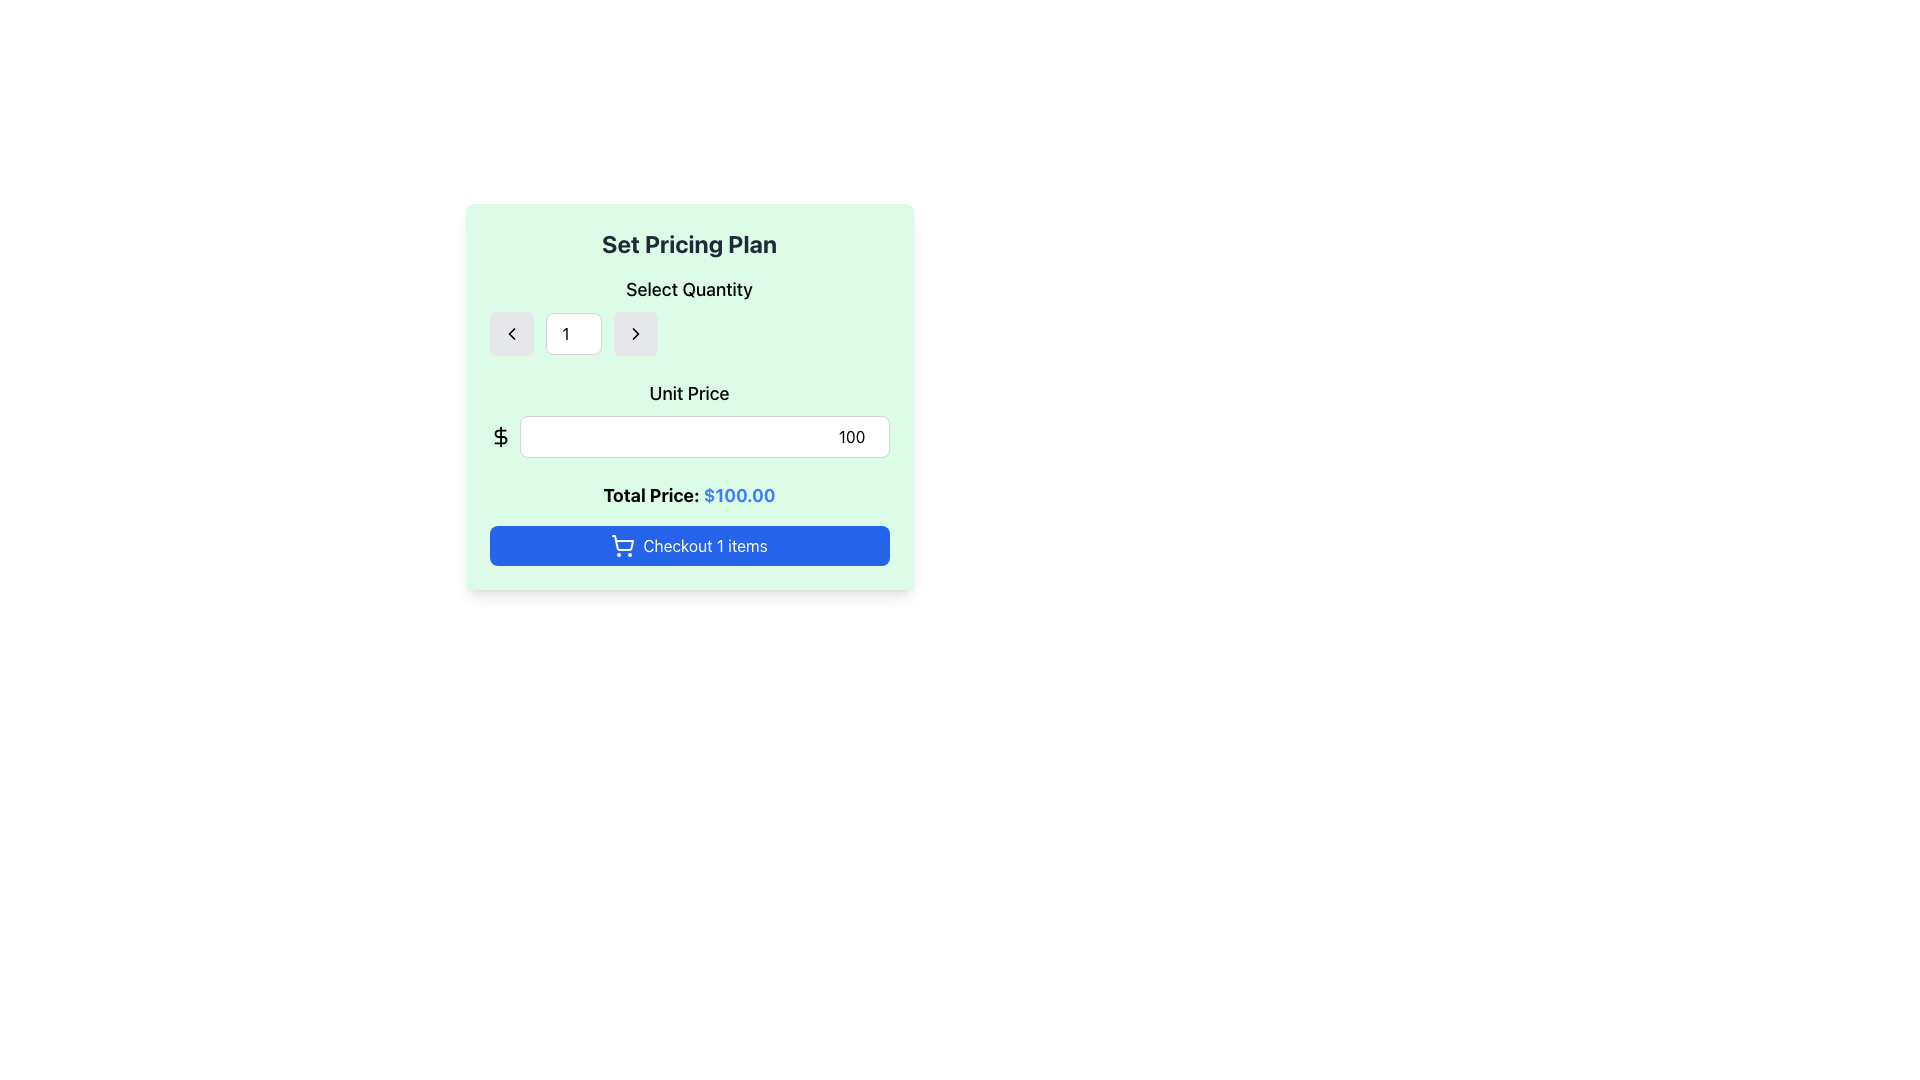 The width and height of the screenshot is (1920, 1080). Describe the element at coordinates (689, 315) in the screenshot. I see `the interactive buttons in the composite UI section for adjusting item quantity, located below the 'Set Pricing Plan' title` at that location.